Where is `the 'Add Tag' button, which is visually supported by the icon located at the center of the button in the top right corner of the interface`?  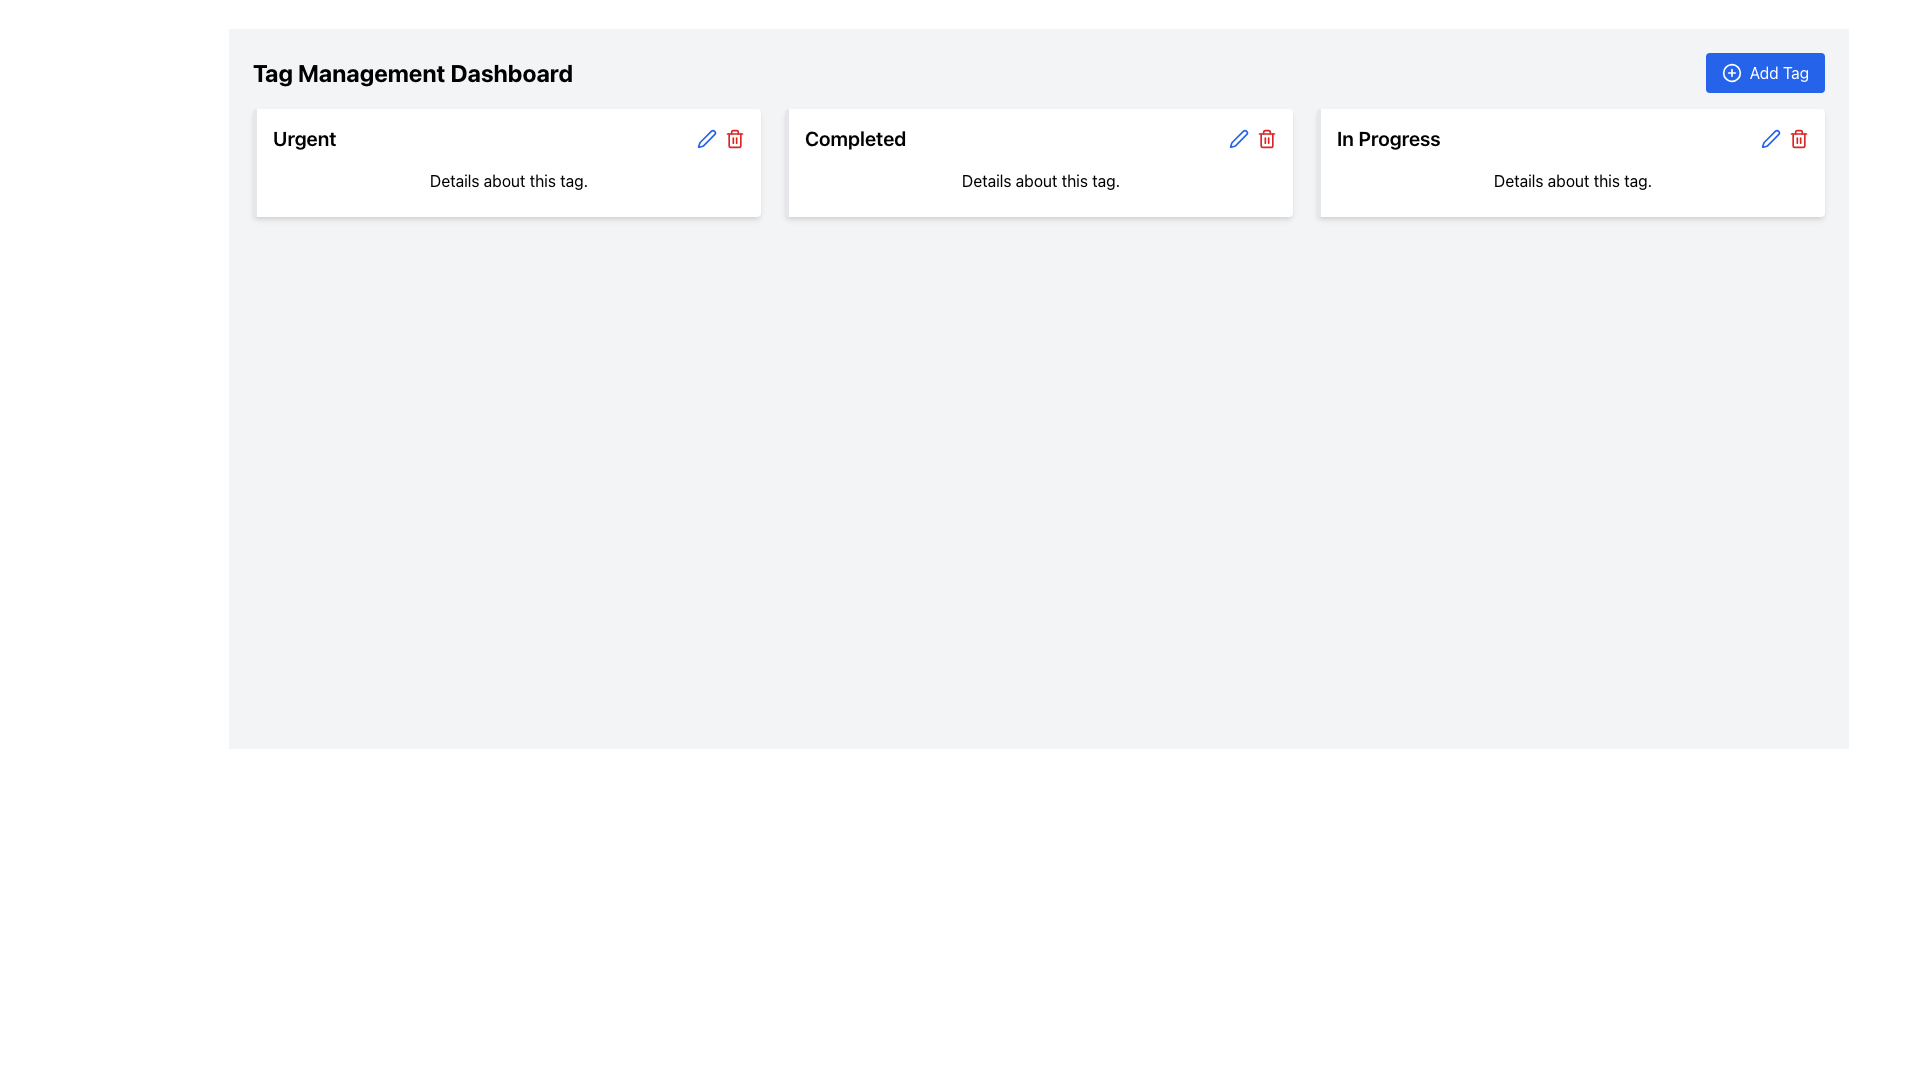
the 'Add Tag' button, which is visually supported by the icon located at the center of the button in the top right corner of the interface is located at coordinates (1730, 72).